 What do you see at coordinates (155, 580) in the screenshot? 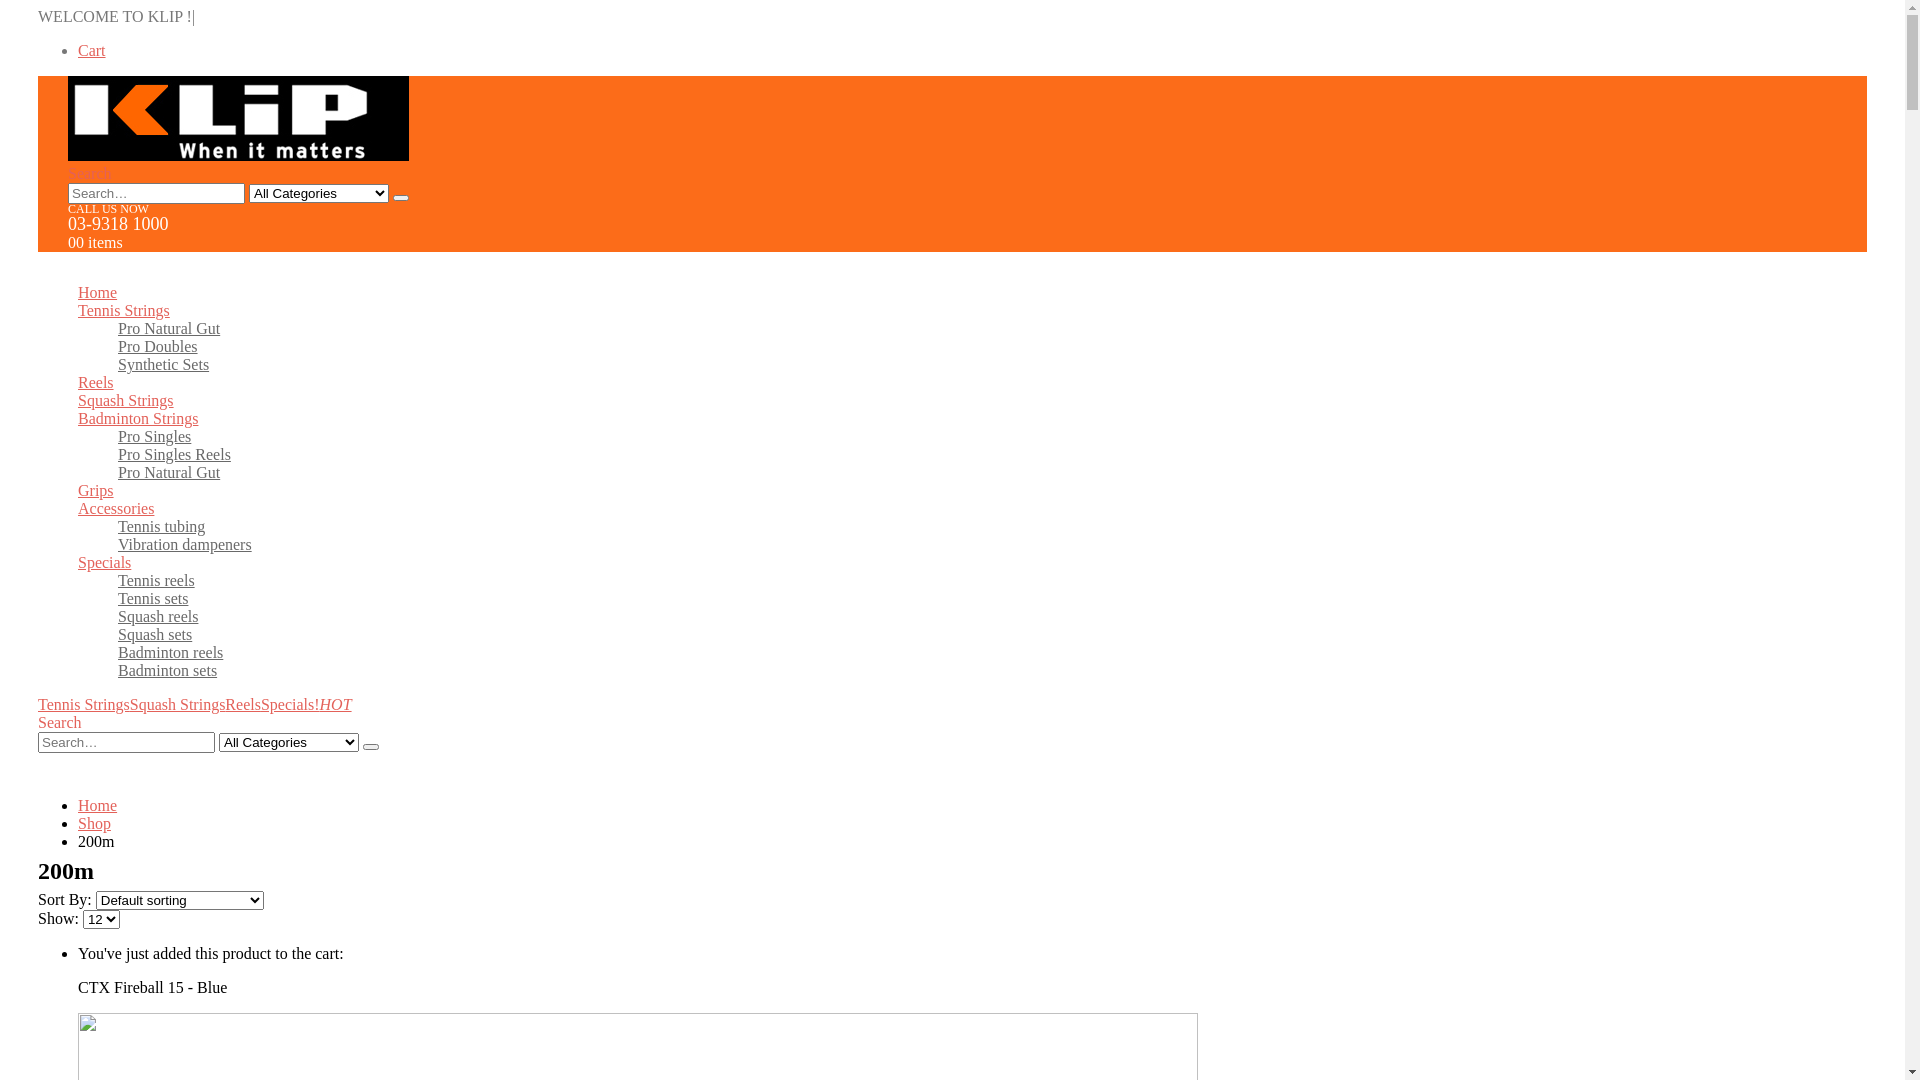
I see `'Tennis reels'` at bounding box center [155, 580].